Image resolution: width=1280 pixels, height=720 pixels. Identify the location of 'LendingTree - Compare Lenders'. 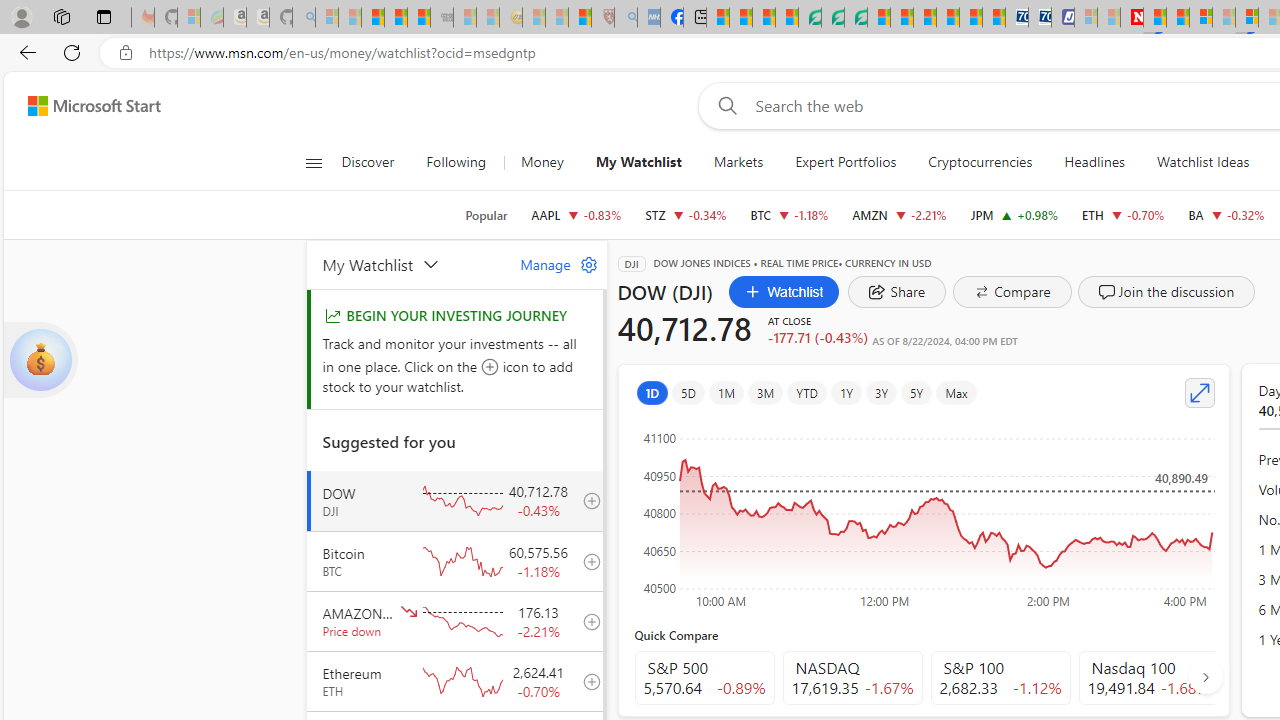
(809, 17).